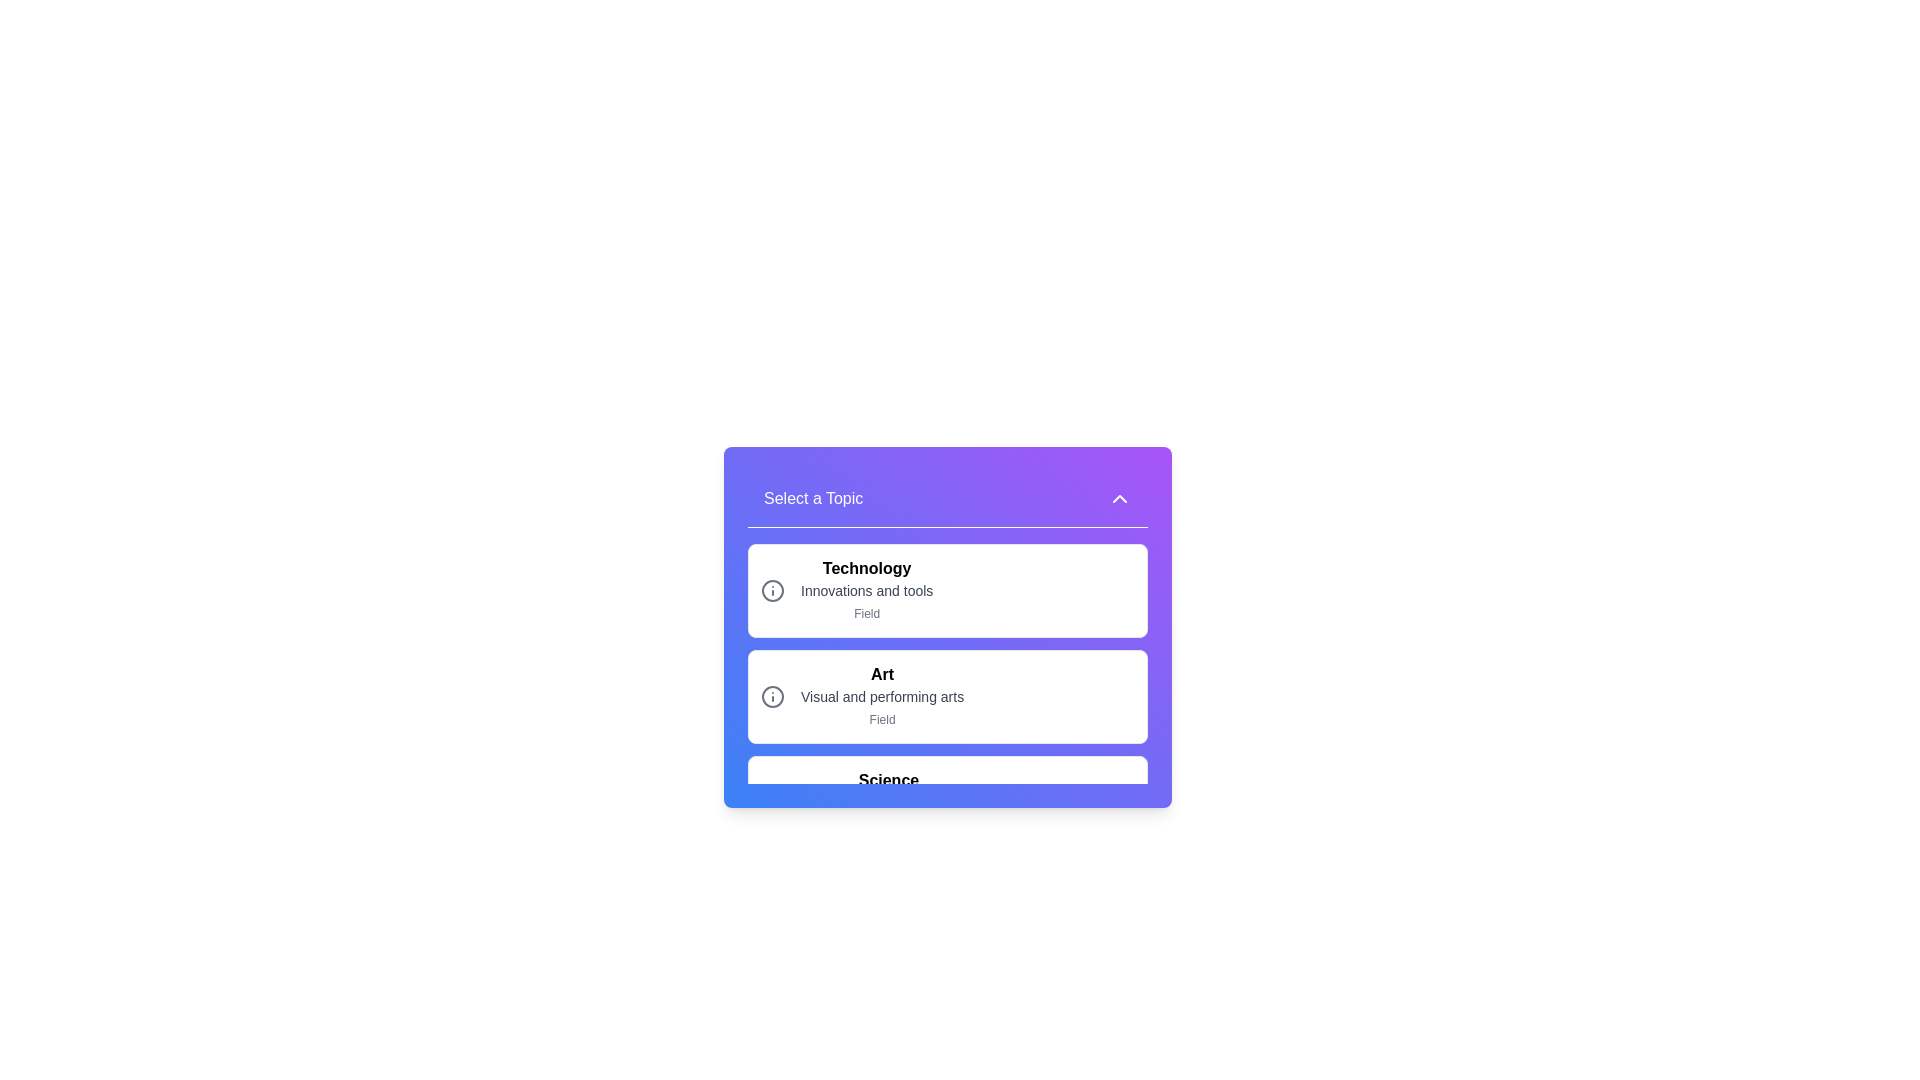  Describe the element at coordinates (771, 696) in the screenshot. I see `the circular icon with a gray stroke featuring an 'i' symbol located to the left of the entry titled 'Art', adjacent to the text 'Visual and performing arts', if it is clickable` at that location.